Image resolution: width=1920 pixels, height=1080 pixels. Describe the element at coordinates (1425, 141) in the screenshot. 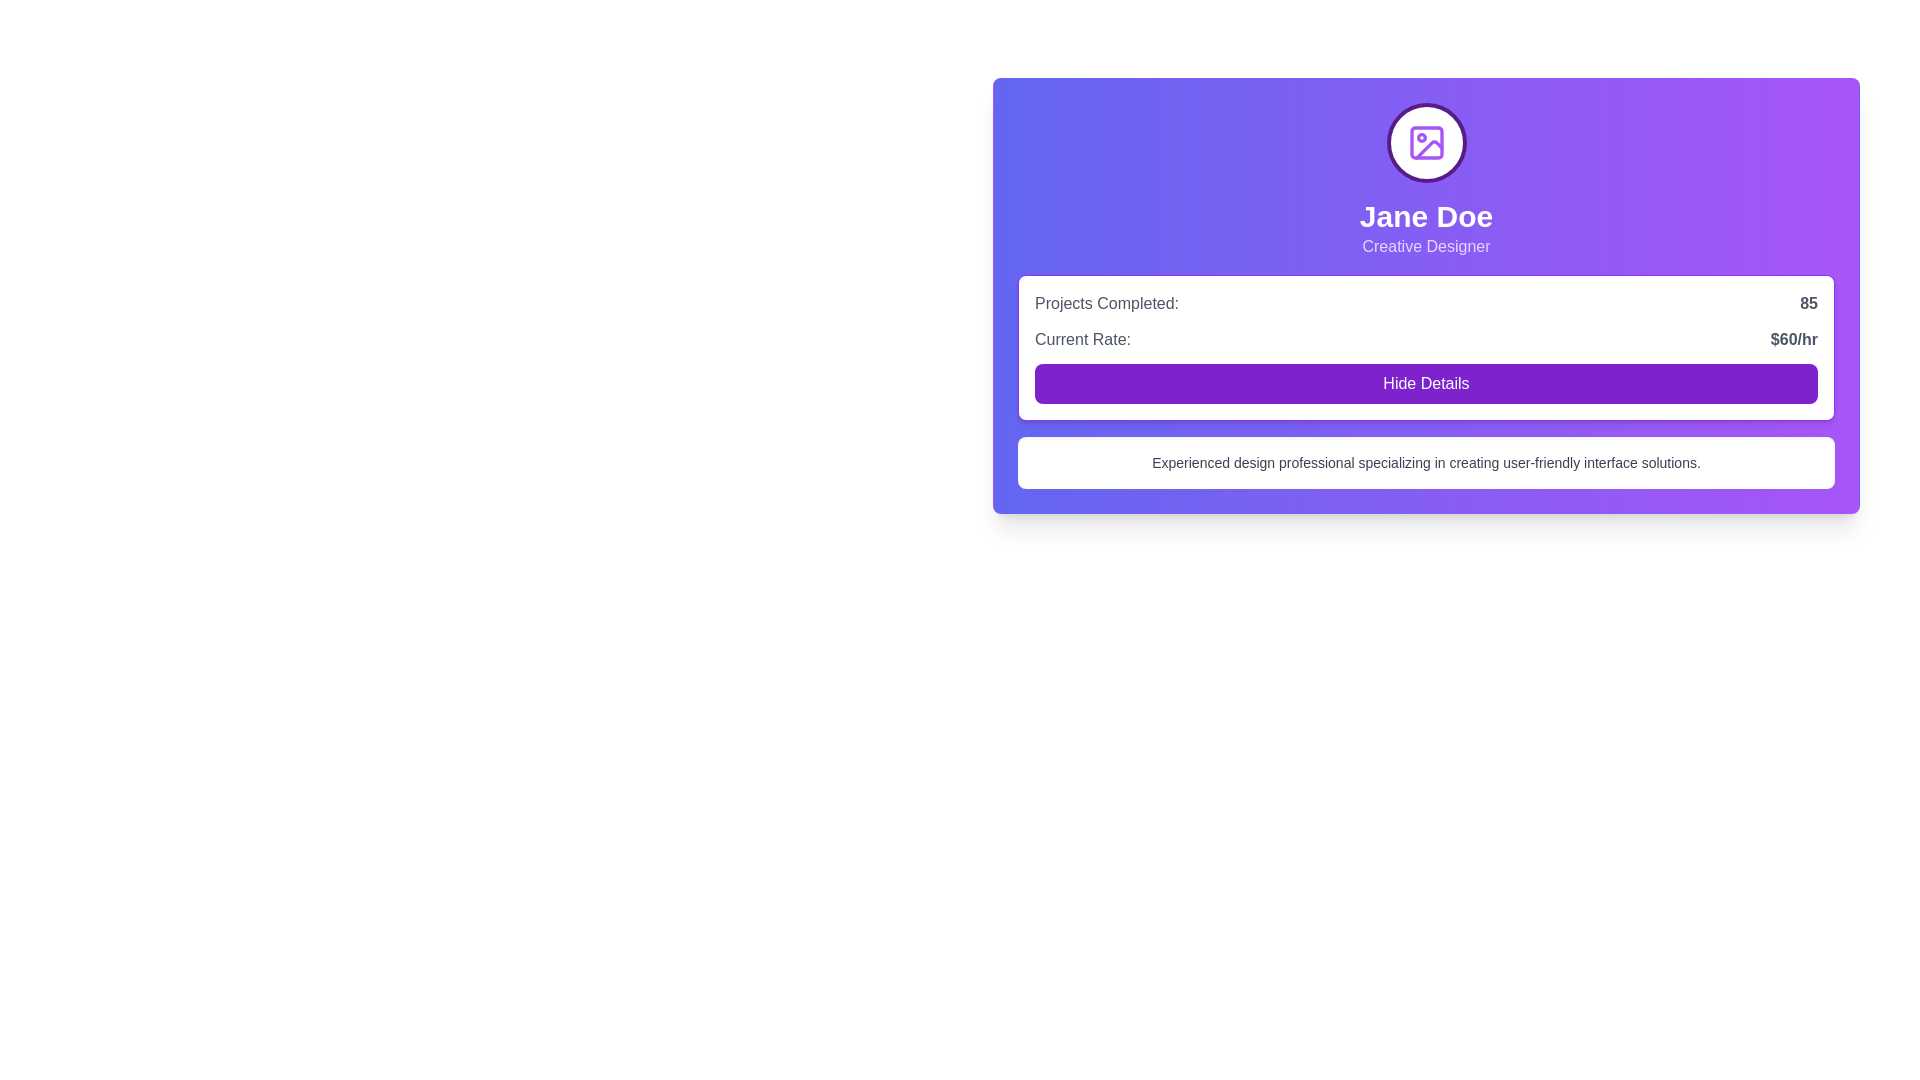

I see `the purple icon representing an image, which is located in a circular white background at the top-center of the card layout` at that location.